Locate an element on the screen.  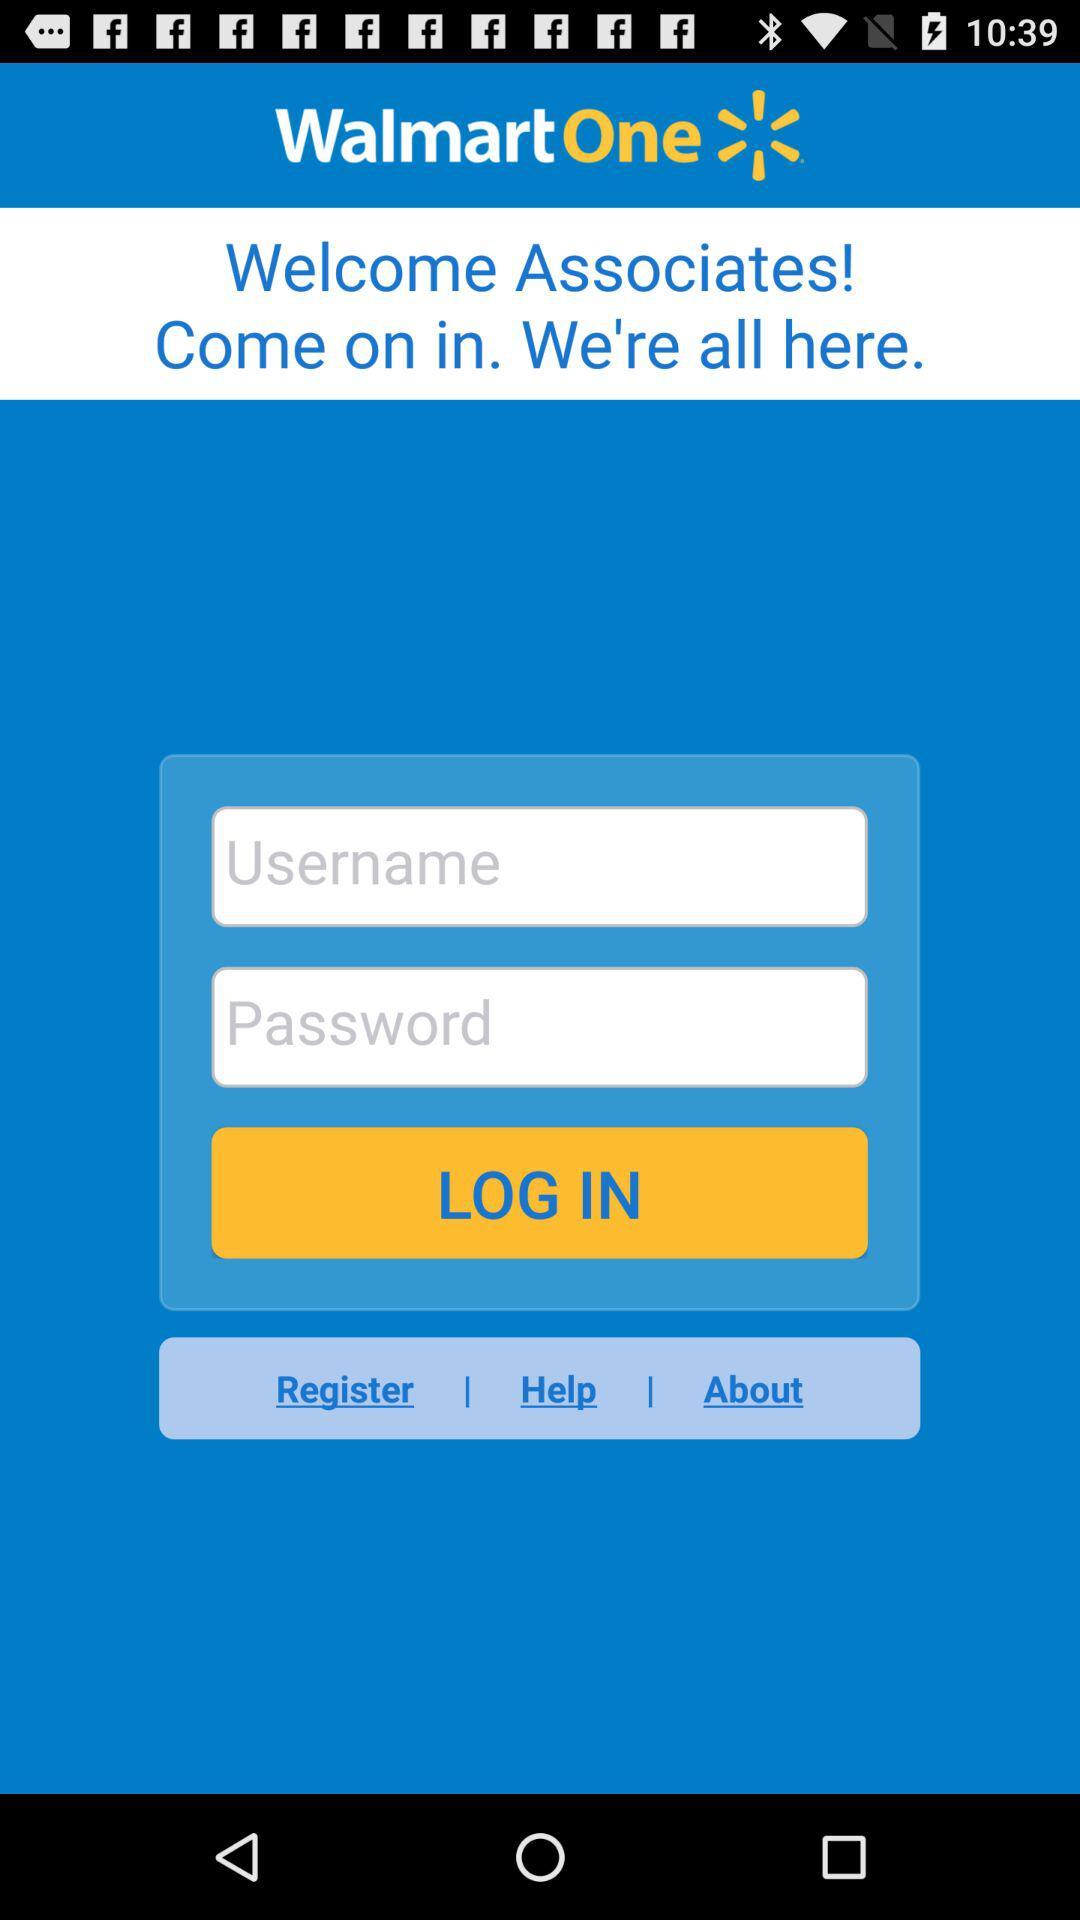
the item to the left of the | app is located at coordinates (357, 1387).